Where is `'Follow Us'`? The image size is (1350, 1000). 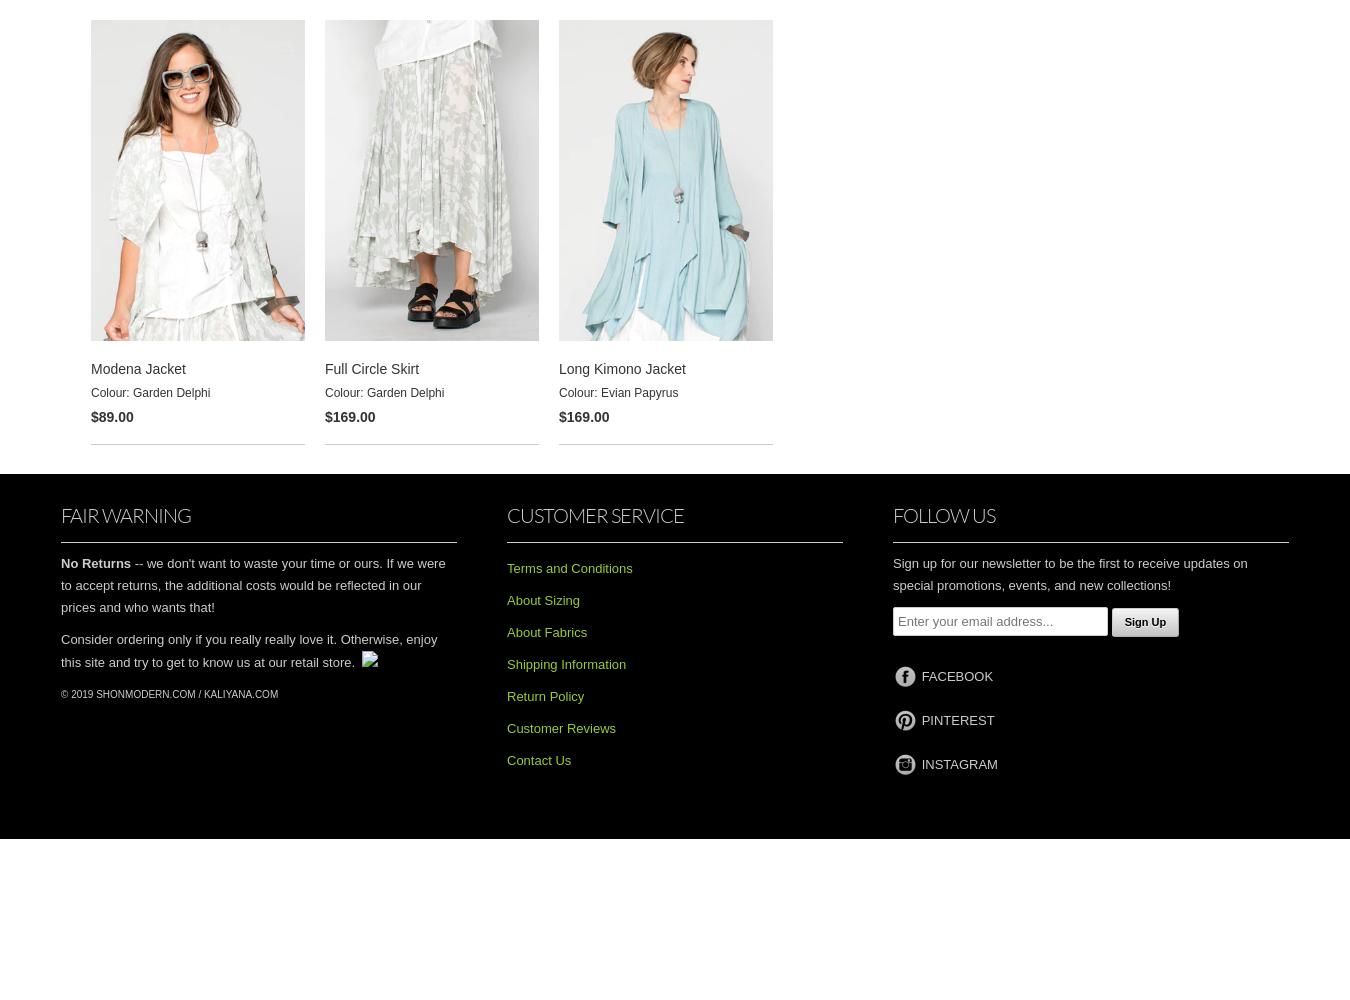
'Follow Us' is located at coordinates (943, 514).